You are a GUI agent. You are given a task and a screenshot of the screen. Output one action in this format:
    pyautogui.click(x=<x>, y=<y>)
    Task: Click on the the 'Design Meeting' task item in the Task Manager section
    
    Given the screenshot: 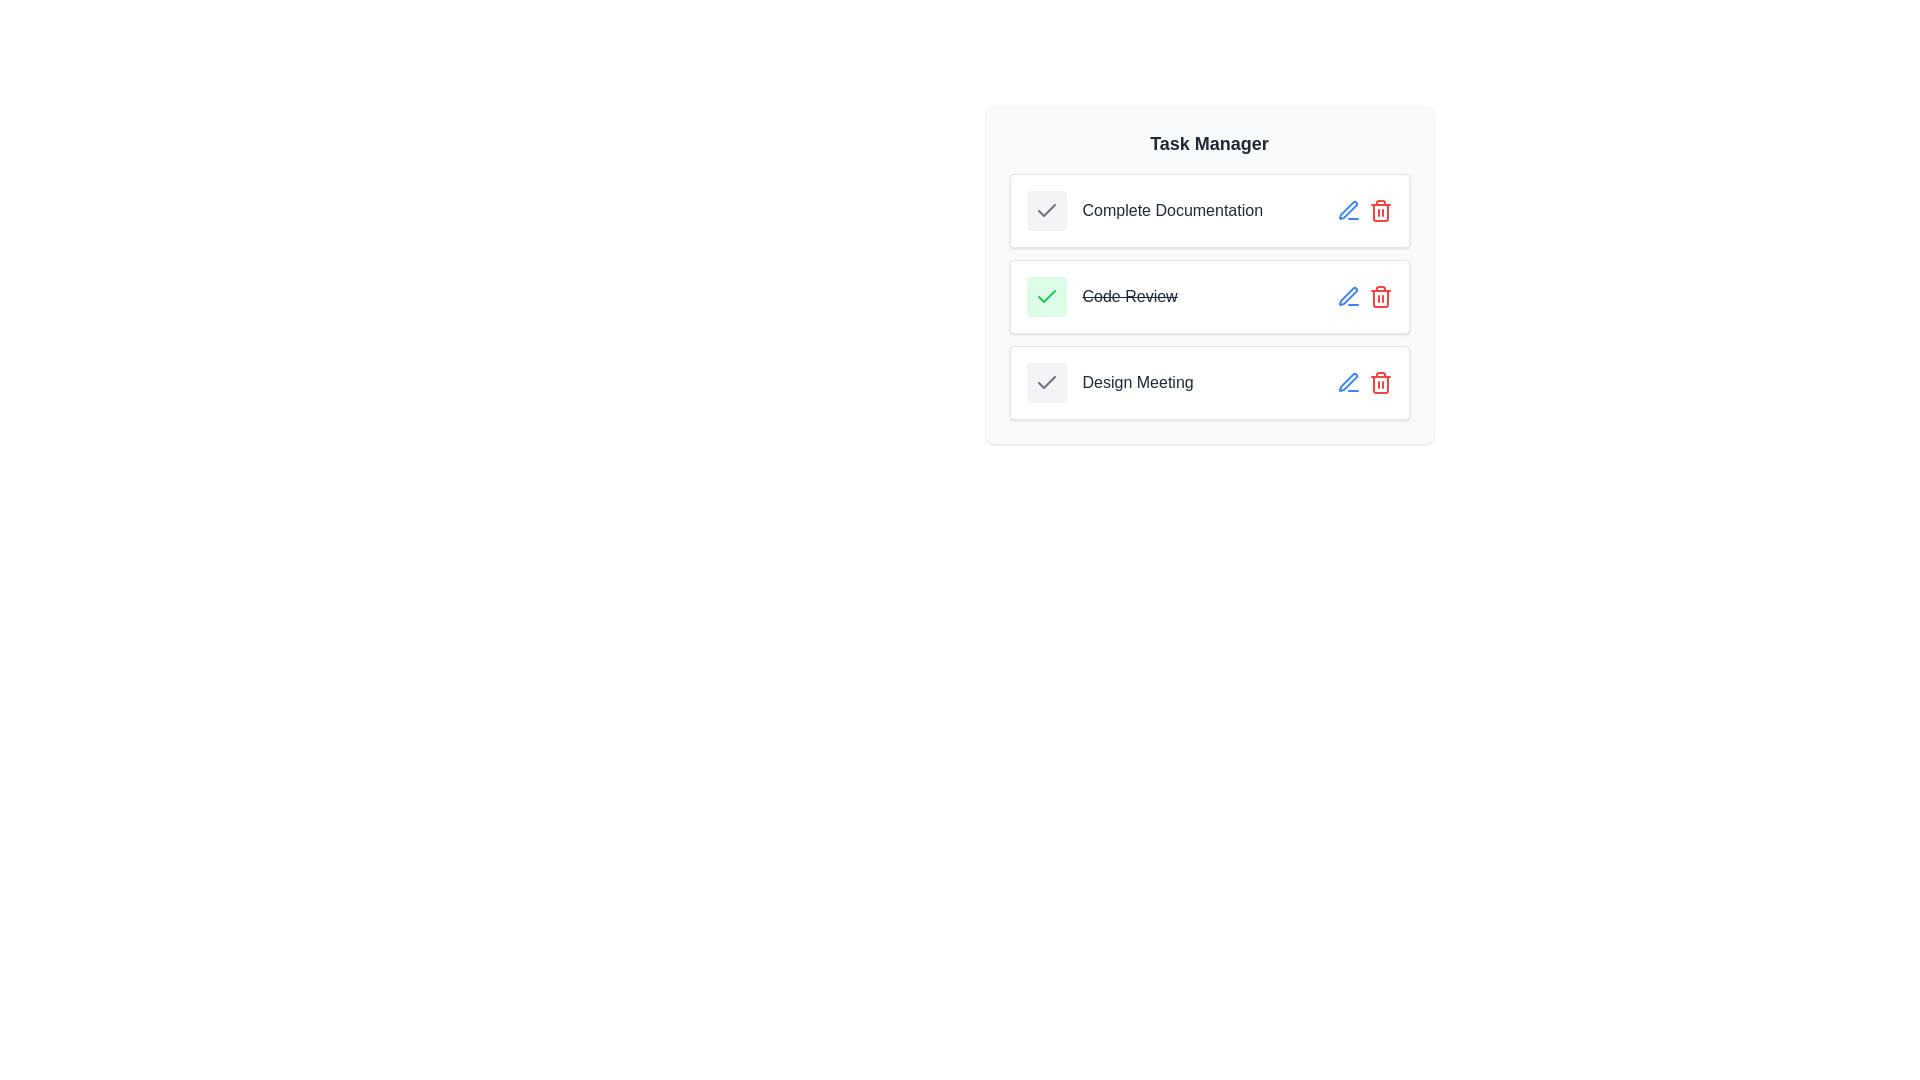 What is the action you would take?
    pyautogui.click(x=1109, y=382)
    